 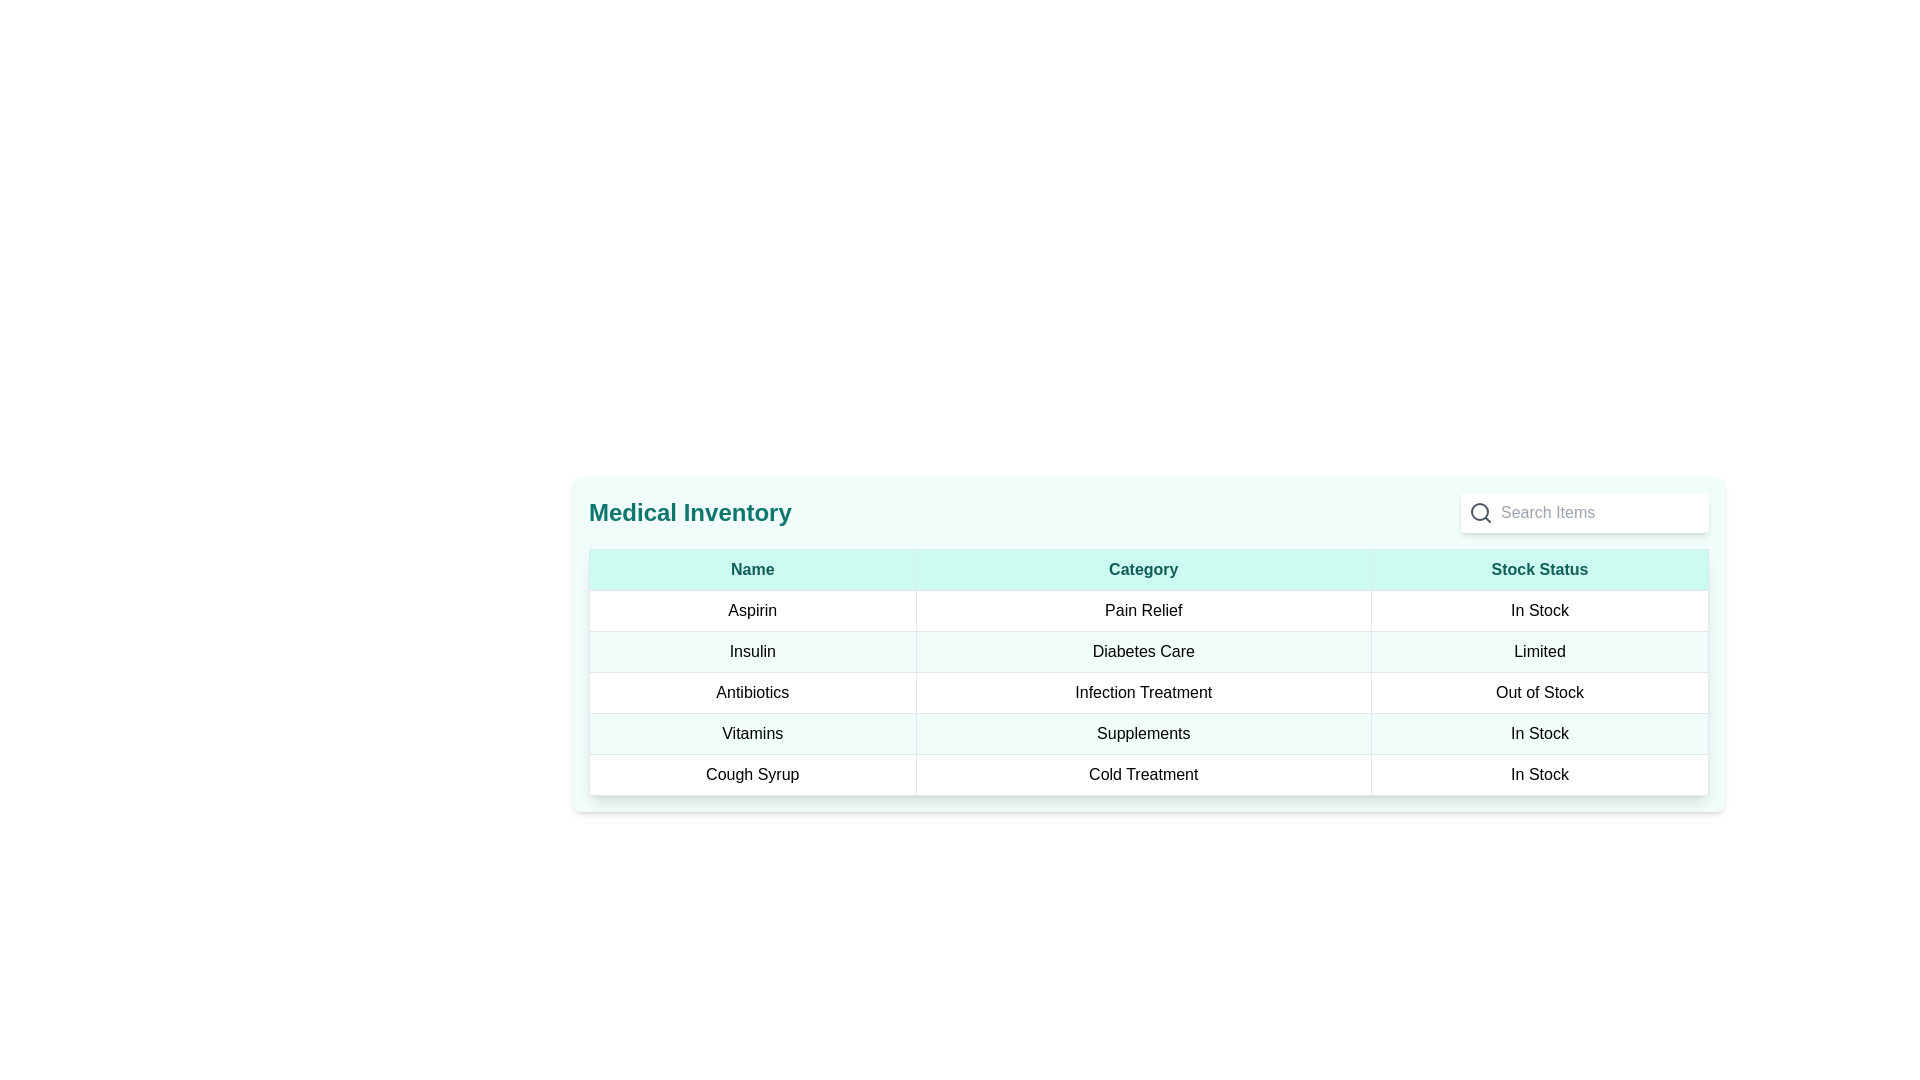 What do you see at coordinates (1143, 692) in the screenshot?
I see `the text label displaying 'Infection Treatment' which is centrally located in the 'Category' column of the 'Medical Inventory' table` at bounding box center [1143, 692].